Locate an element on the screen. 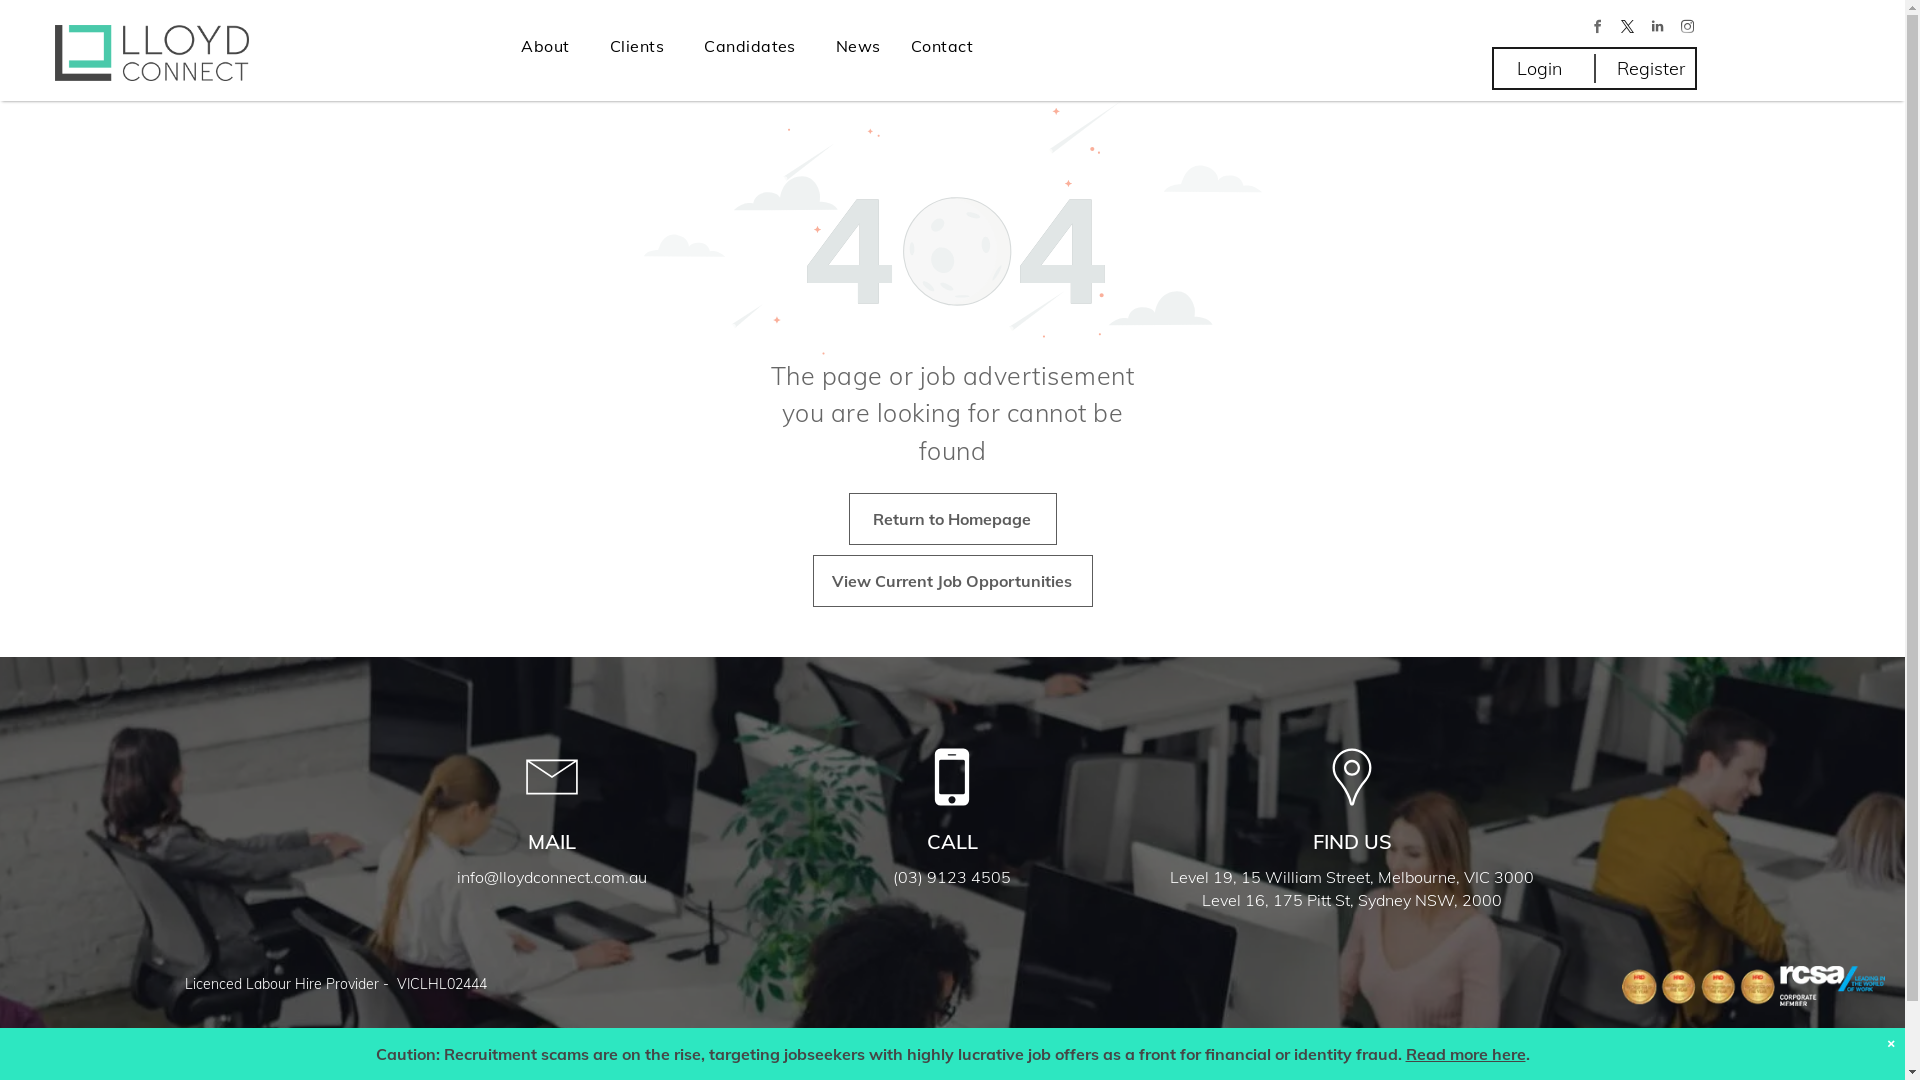 This screenshot has height=1080, width=1920. 'info@lloydconnect.com.au' is located at coordinates (552, 875).